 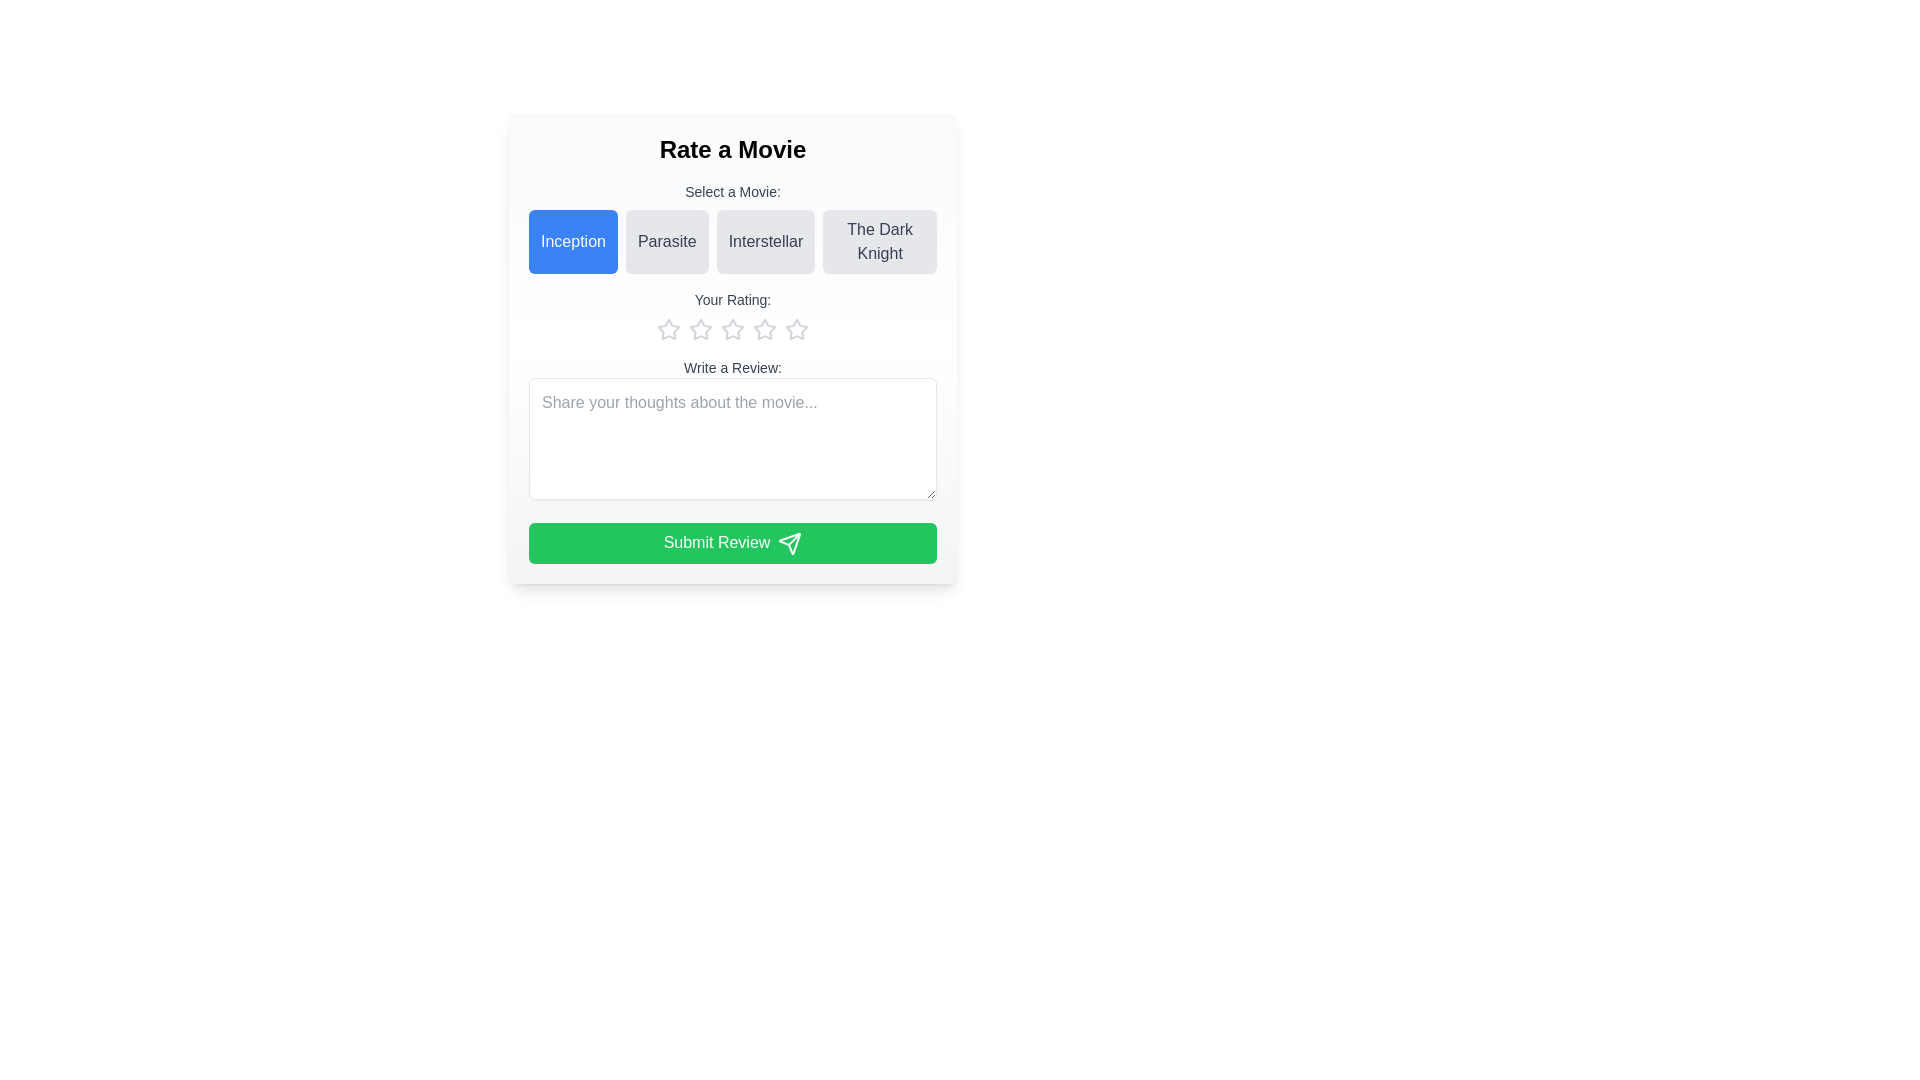 I want to click on the centered bold title text labeled 'Rate a Movie', which is positioned at the top-center of the form layout, so click(x=732, y=149).